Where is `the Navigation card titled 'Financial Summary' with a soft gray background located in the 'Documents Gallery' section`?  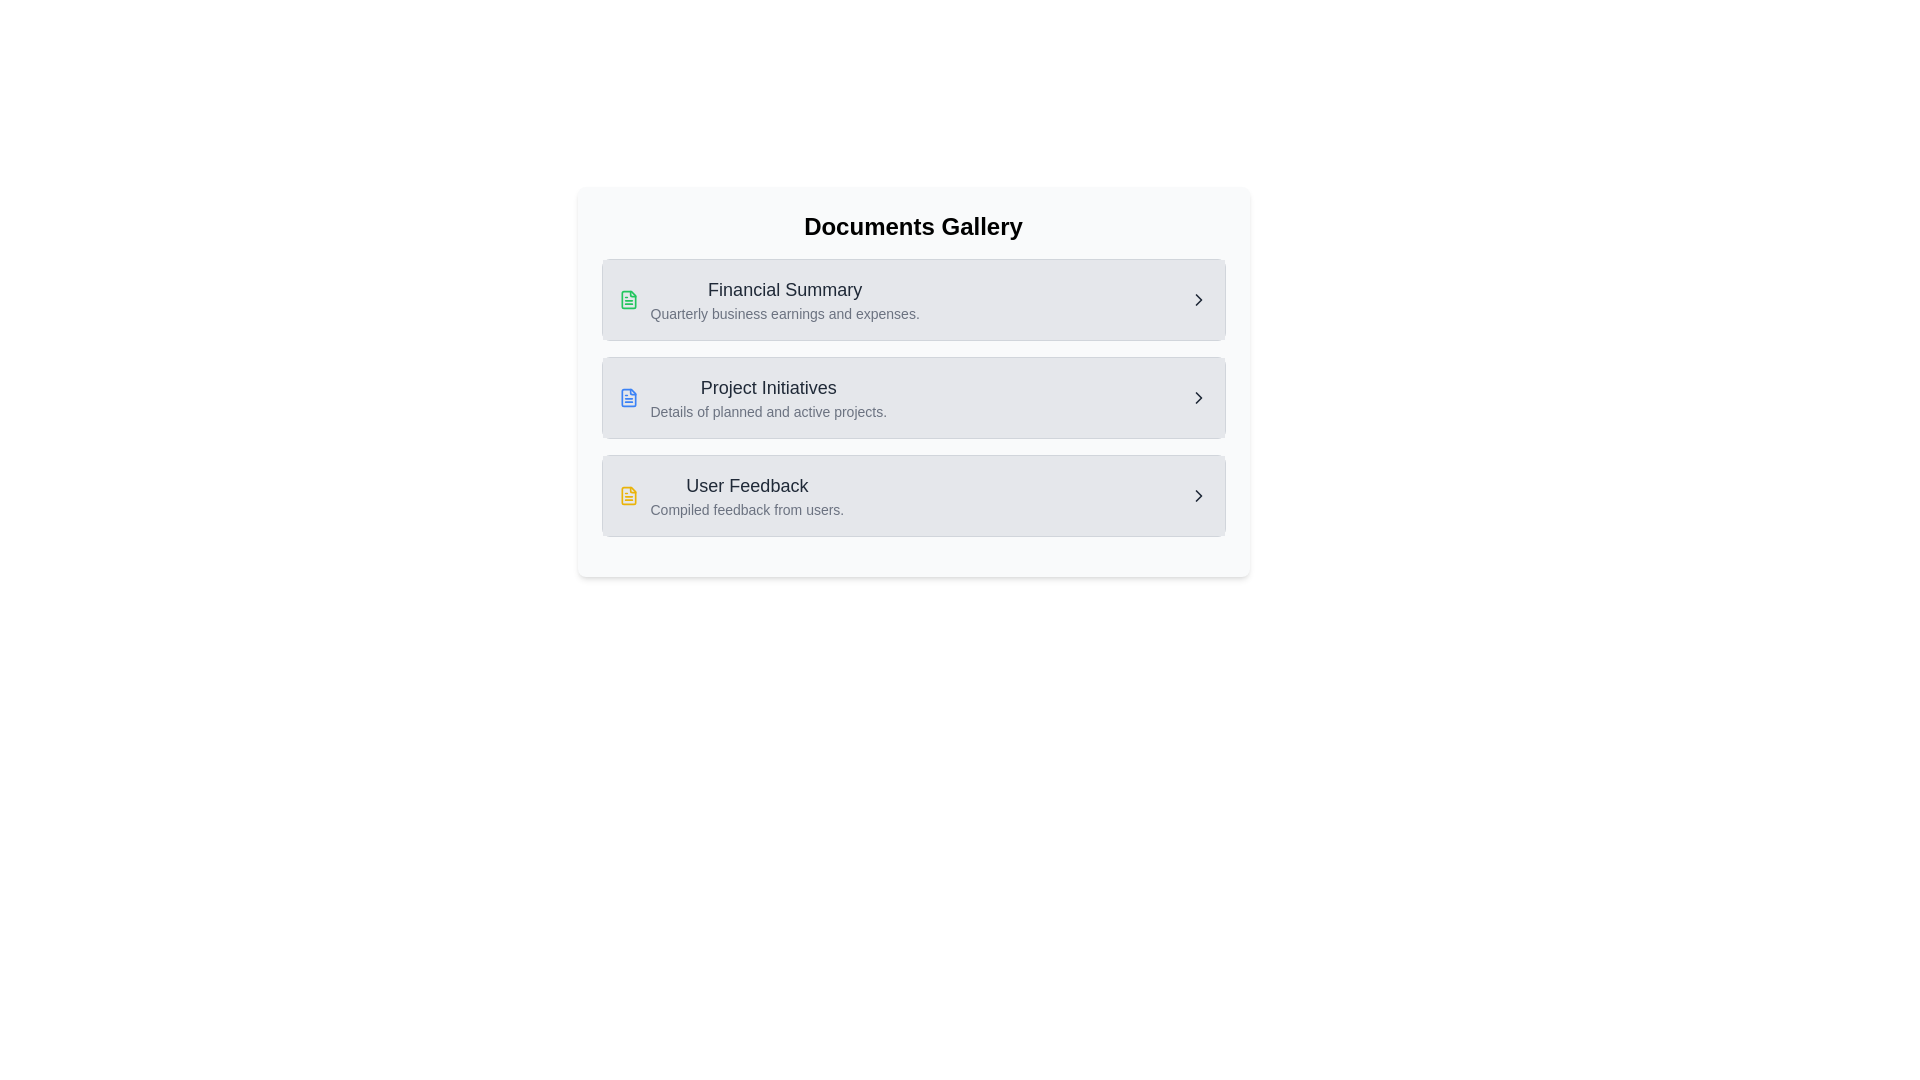
the Navigation card titled 'Financial Summary' with a soft gray background located in the 'Documents Gallery' section is located at coordinates (912, 300).